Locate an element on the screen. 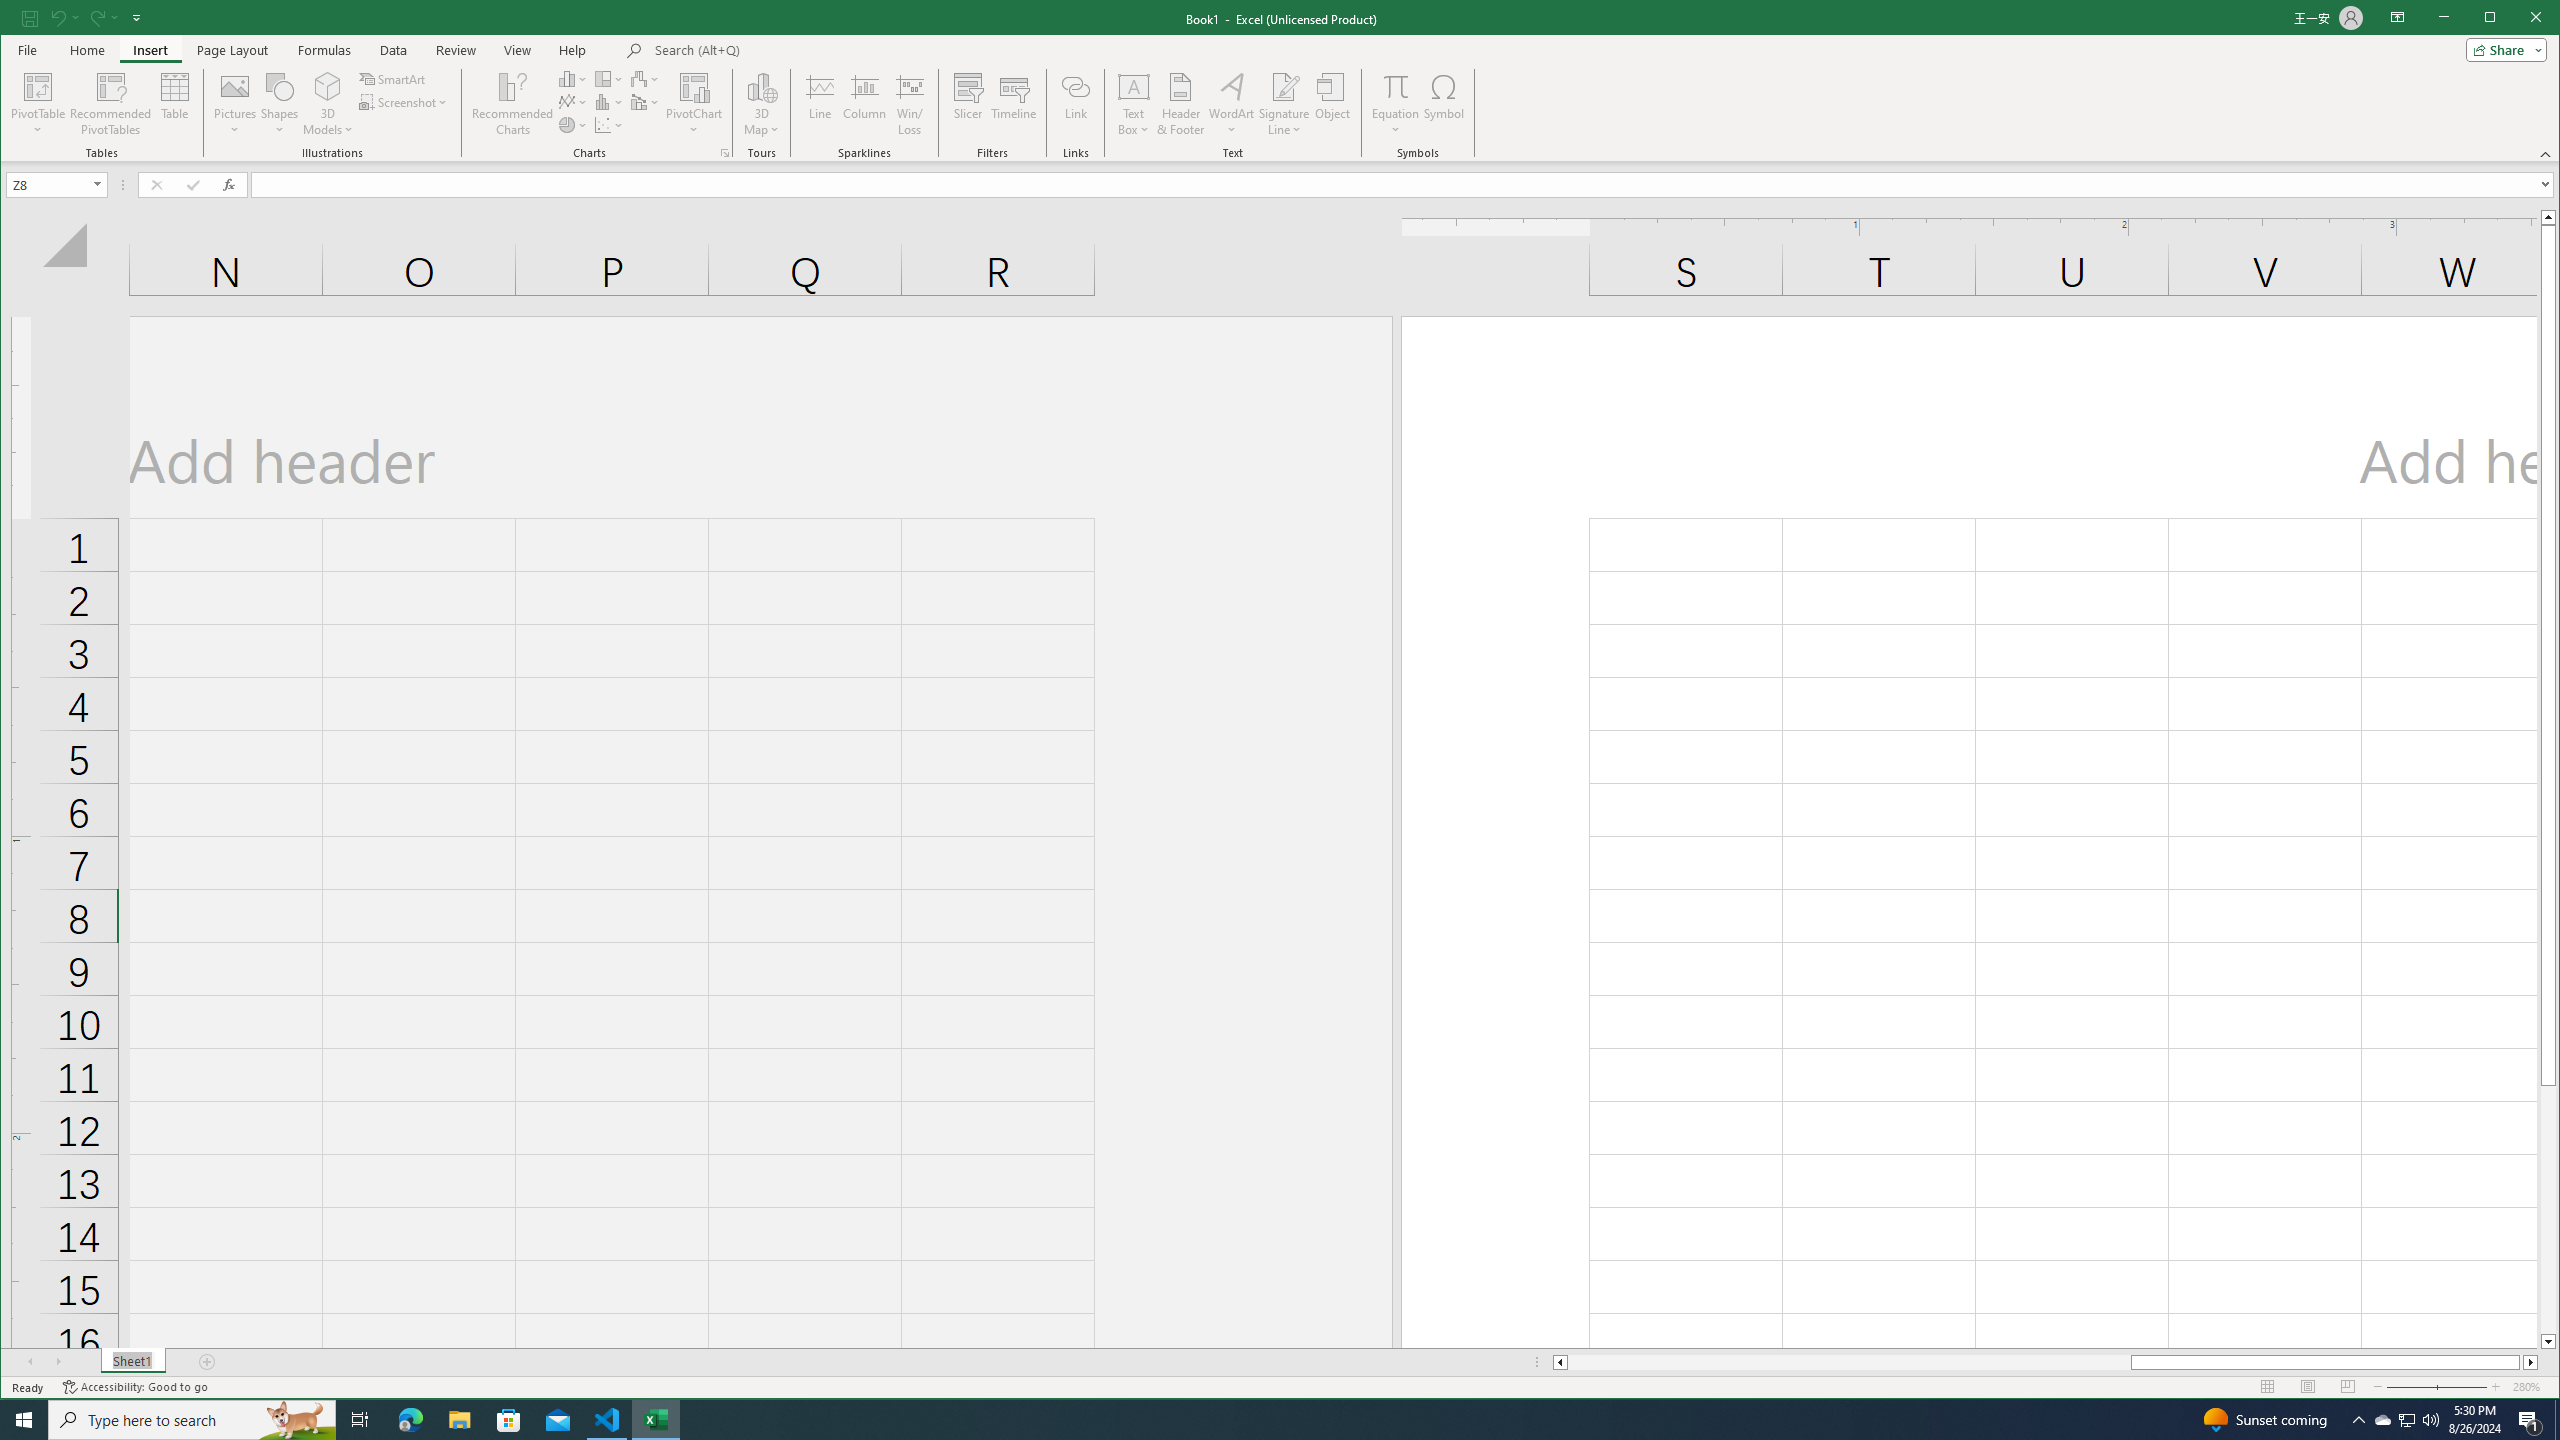  'PivotTable' is located at coordinates (38, 103).